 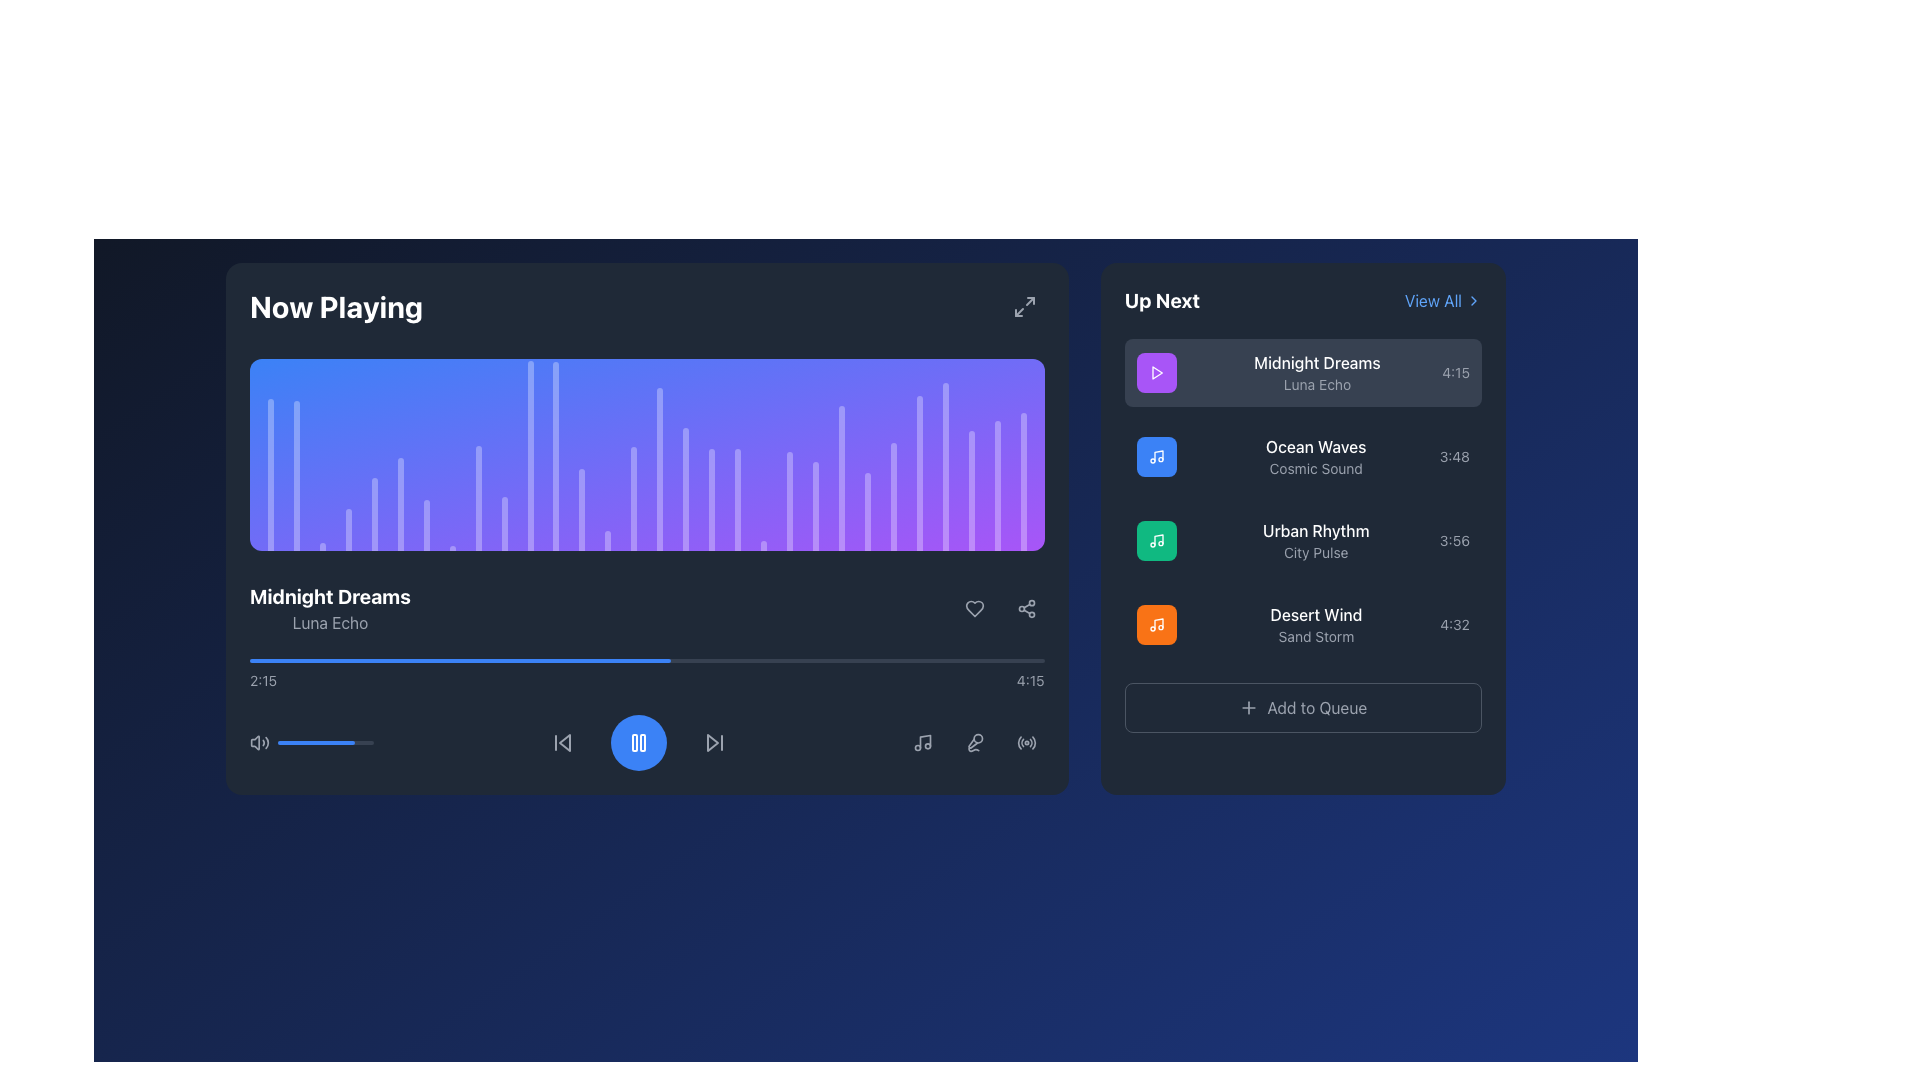 I want to click on the progress bar, which is a thin horizontal bar with a gray background and a blue portion indicating progress, located in the bottom-left of the music player interface, so click(x=326, y=743).